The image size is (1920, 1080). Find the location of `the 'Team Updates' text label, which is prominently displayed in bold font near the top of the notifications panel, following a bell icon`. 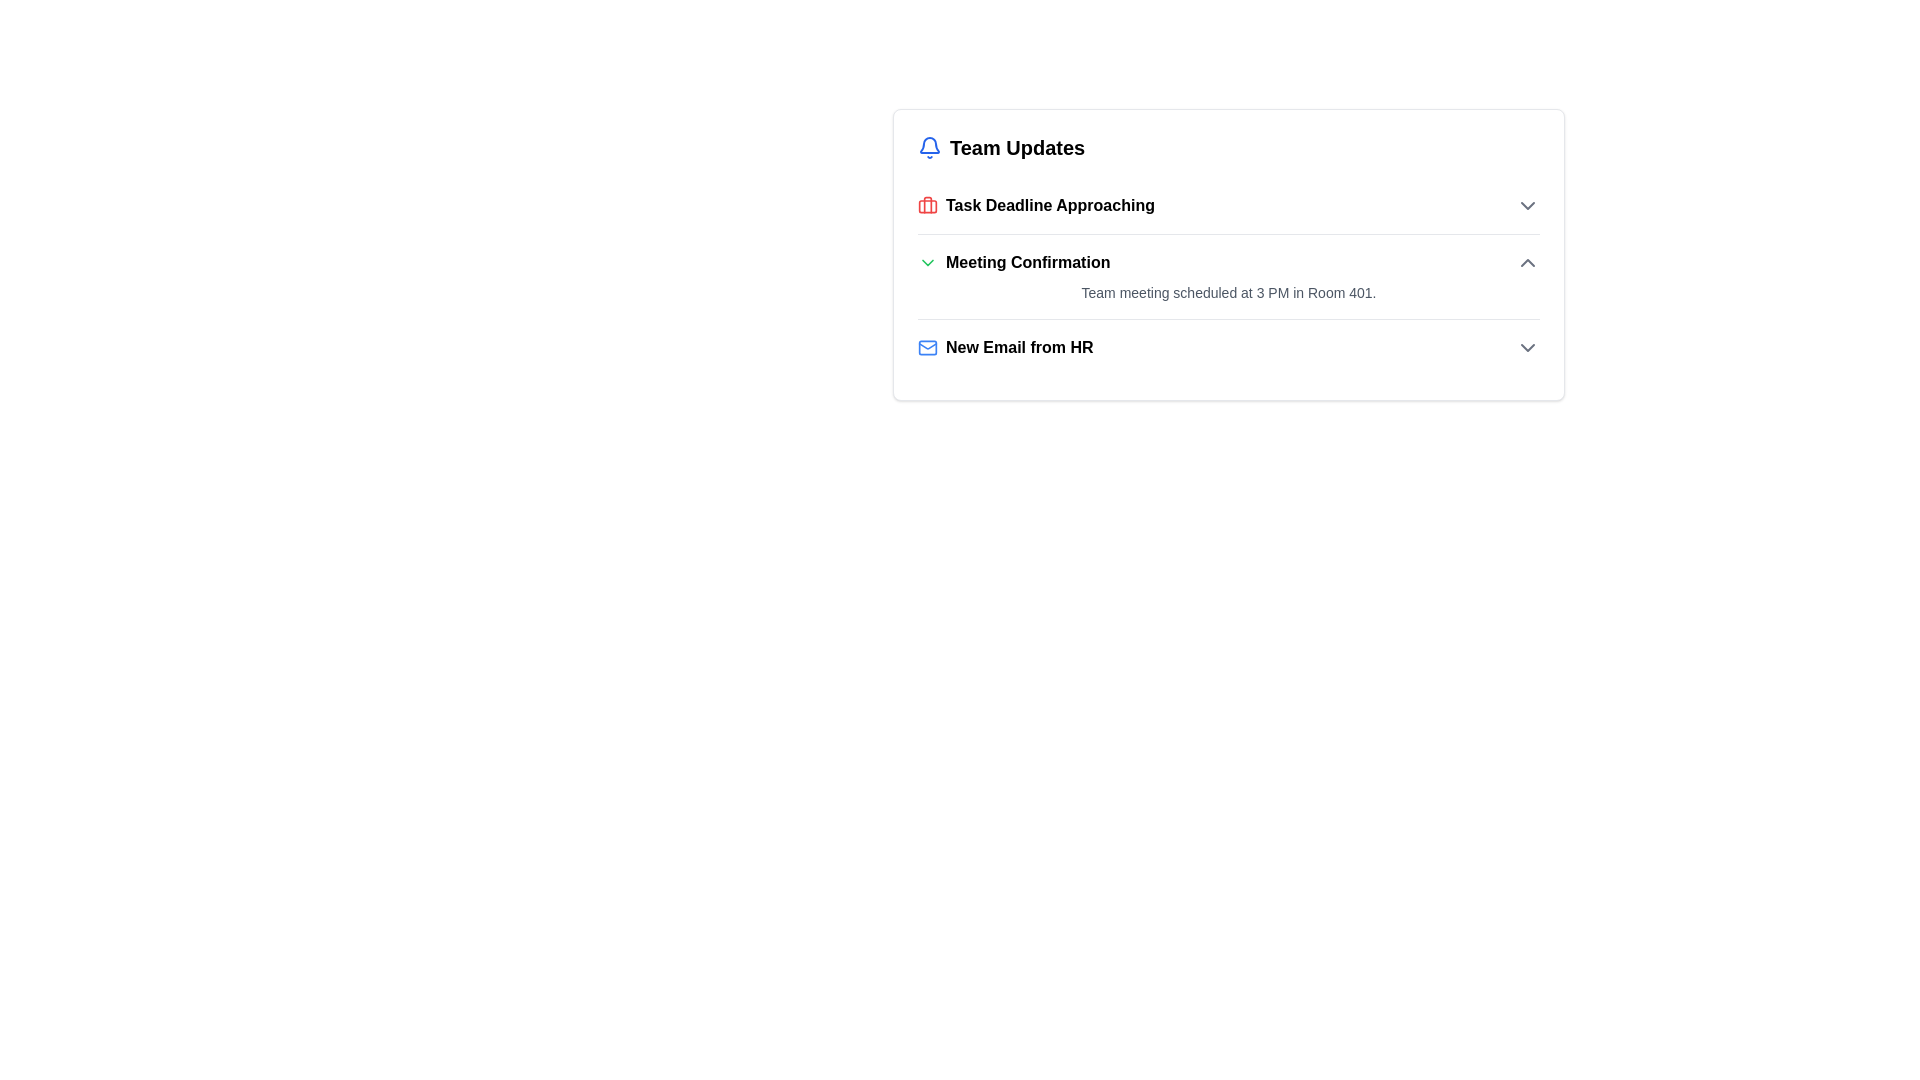

the 'Team Updates' text label, which is prominently displayed in bold font near the top of the notifications panel, following a bell icon is located at coordinates (1017, 146).